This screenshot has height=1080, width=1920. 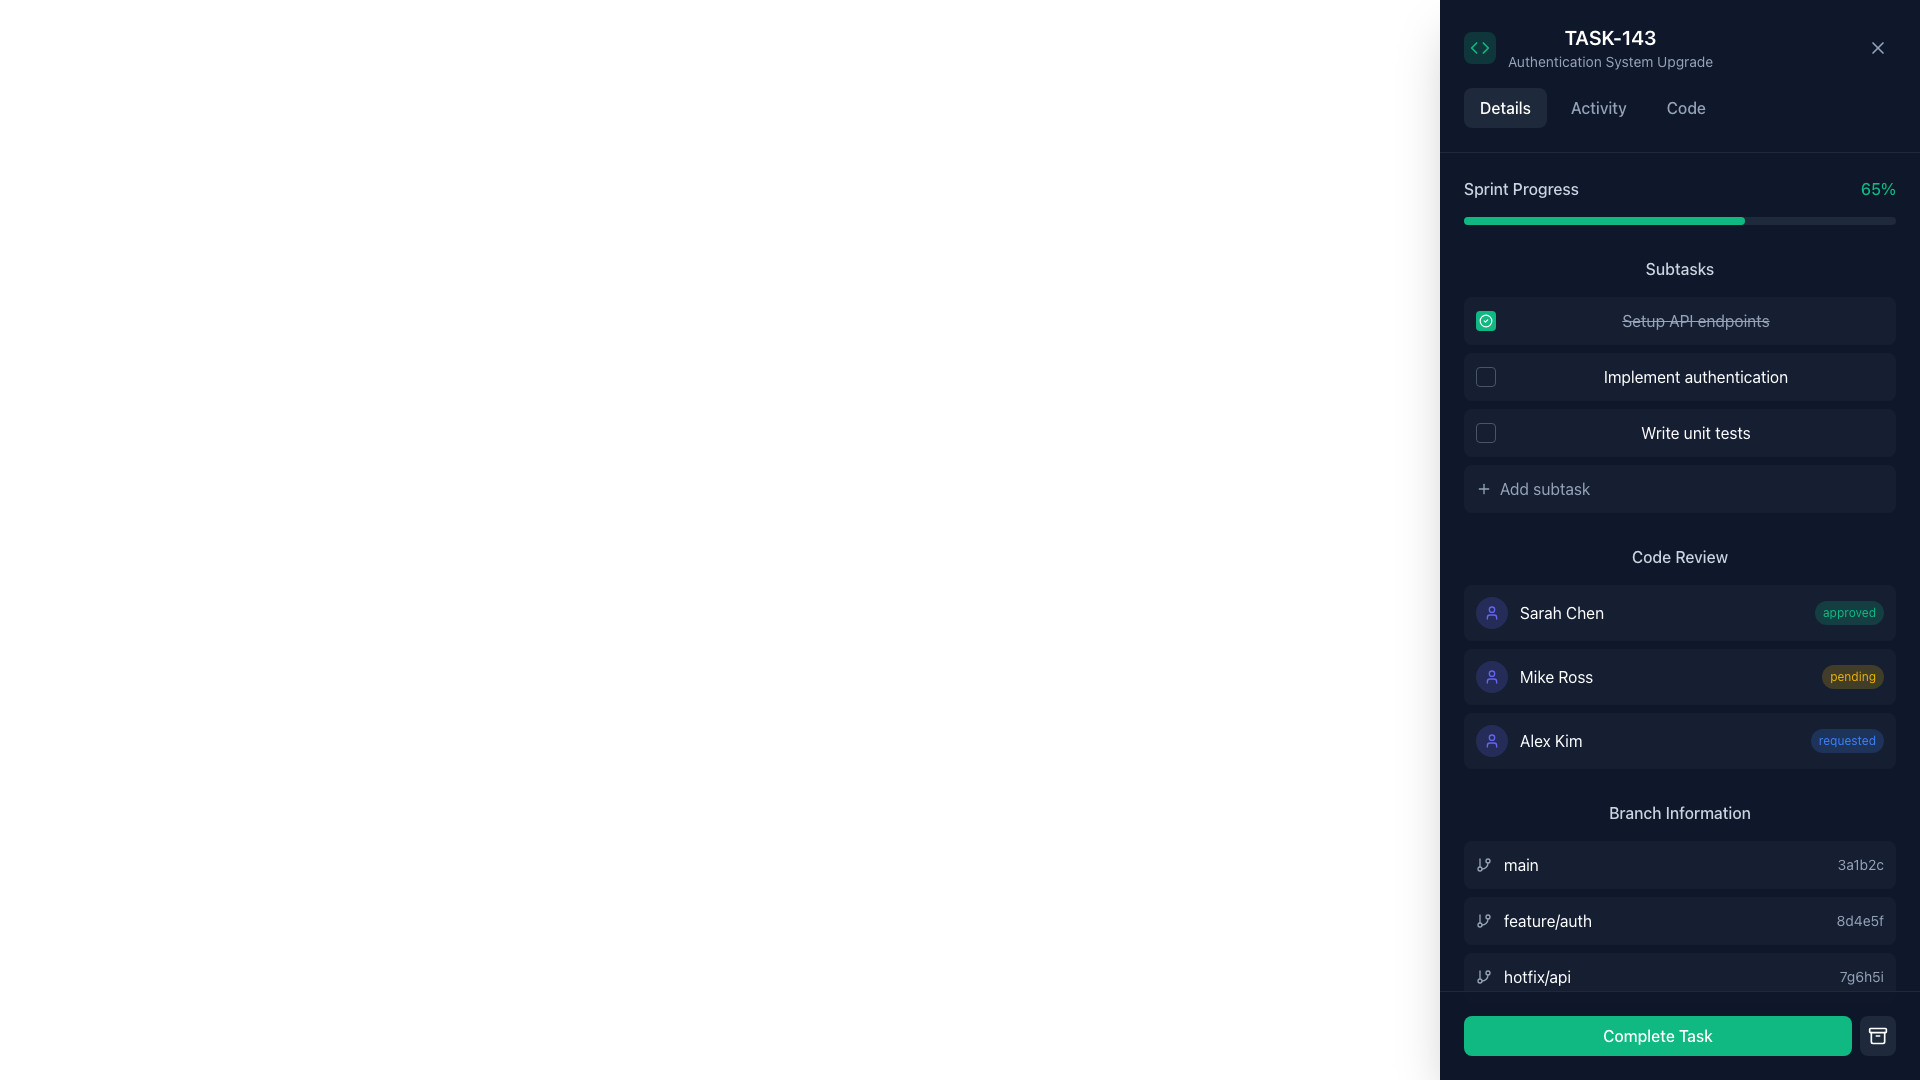 What do you see at coordinates (1492, 612) in the screenshot?
I see `the circular avatar or profile picture placeholder representing user 'Sarah Chen', which is positioned to the left of the text 'Sarah Chen'` at bounding box center [1492, 612].